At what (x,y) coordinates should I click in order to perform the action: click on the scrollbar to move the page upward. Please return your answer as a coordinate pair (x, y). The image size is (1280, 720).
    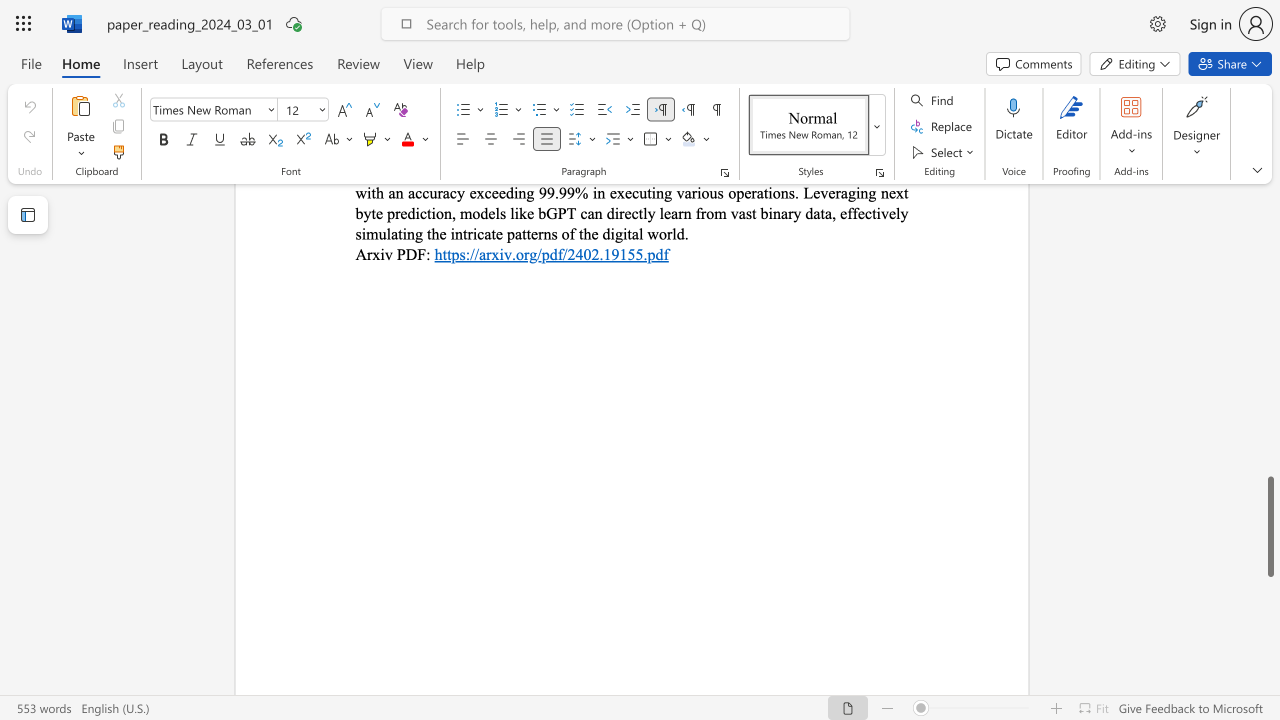
    Looking at the image, I should click on (1269, 248).